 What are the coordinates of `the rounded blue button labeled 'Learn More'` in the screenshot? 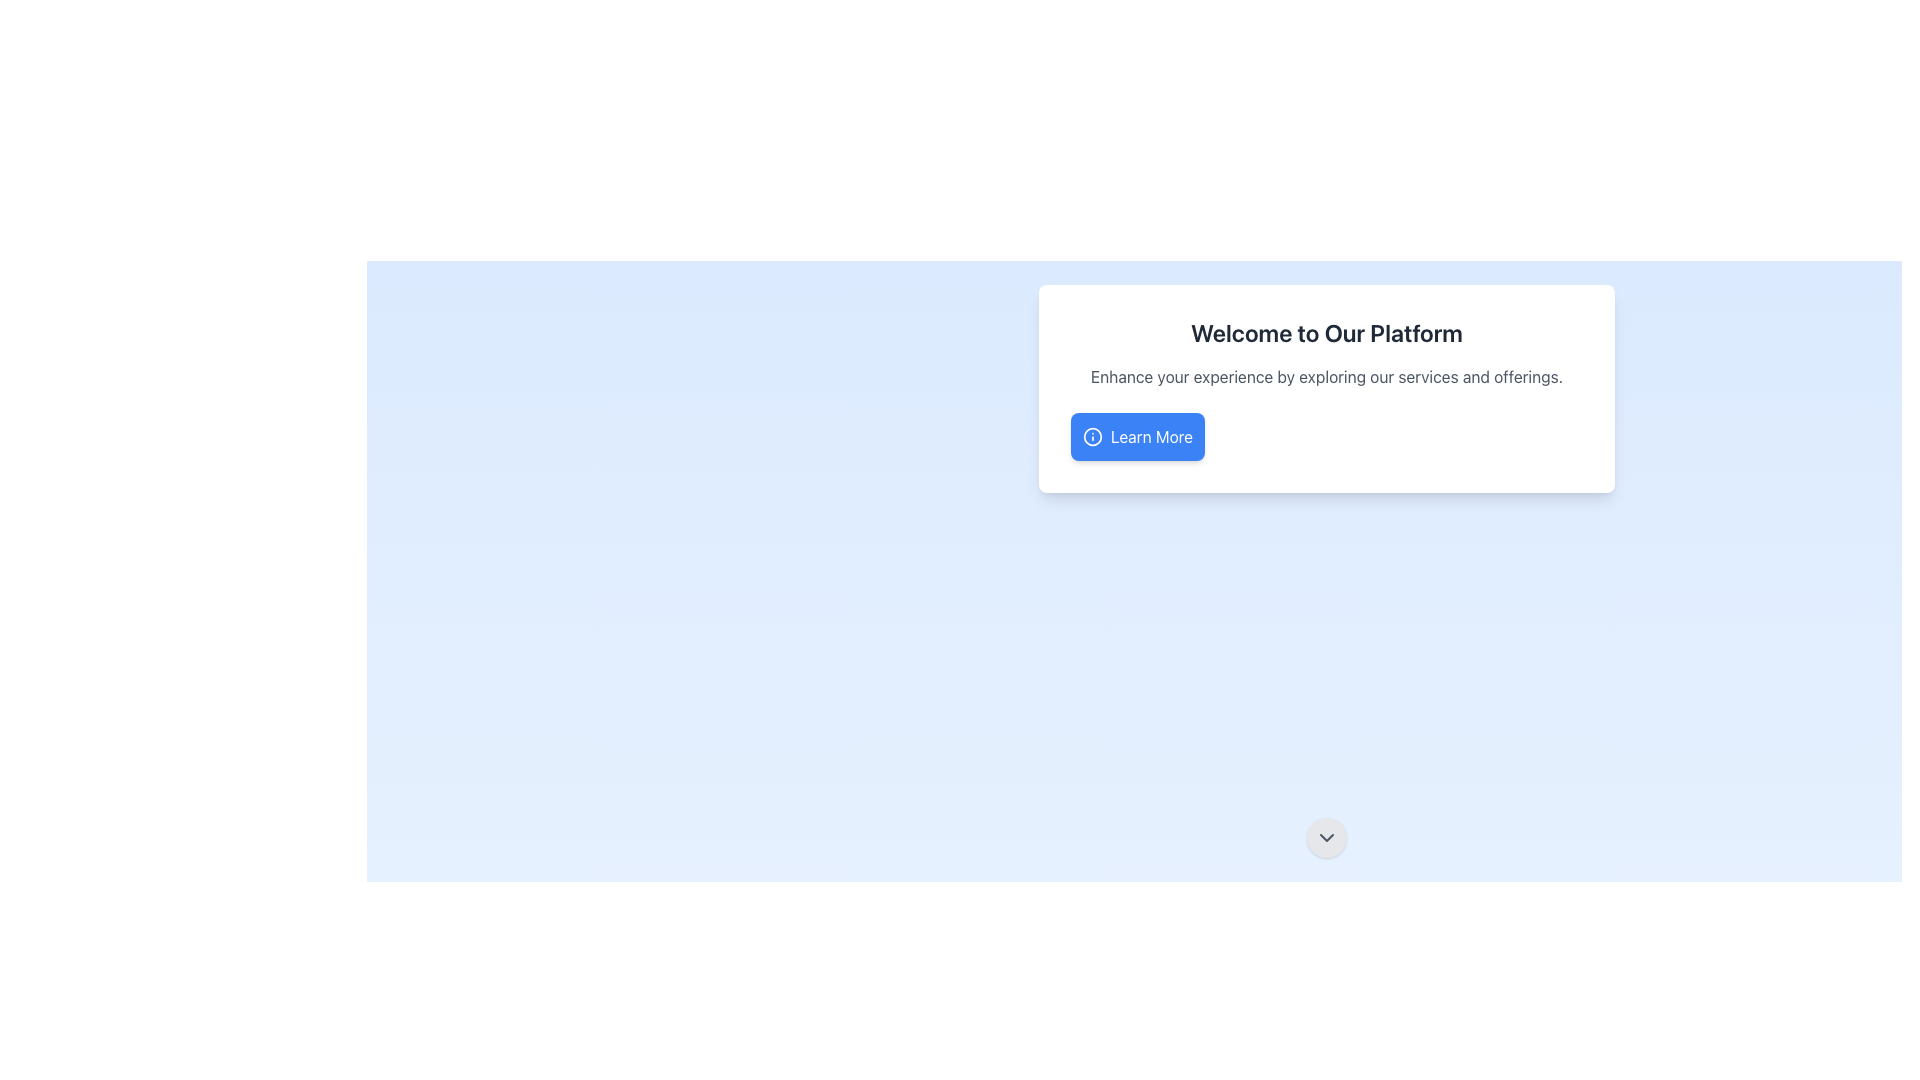 It's located at (1137, 435).